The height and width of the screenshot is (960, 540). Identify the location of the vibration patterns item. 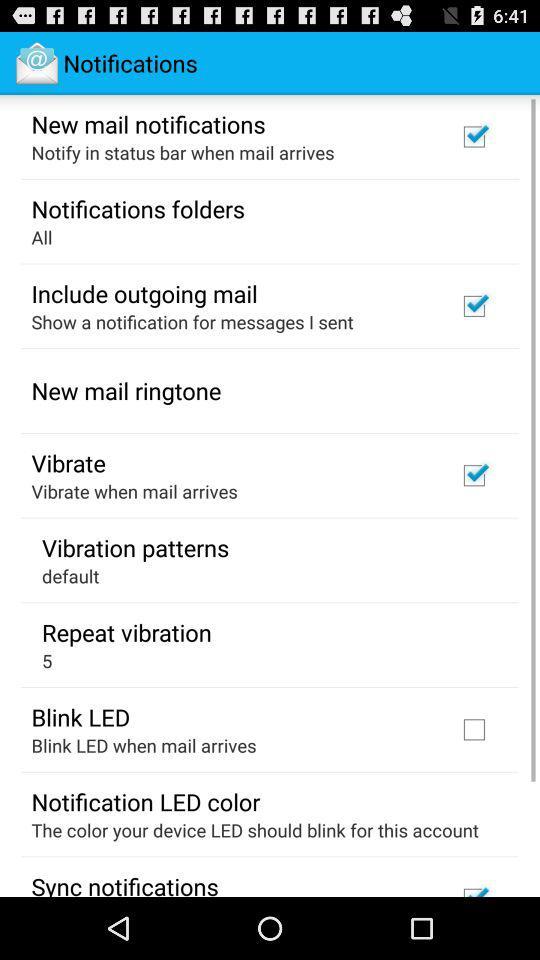
(135, 547).